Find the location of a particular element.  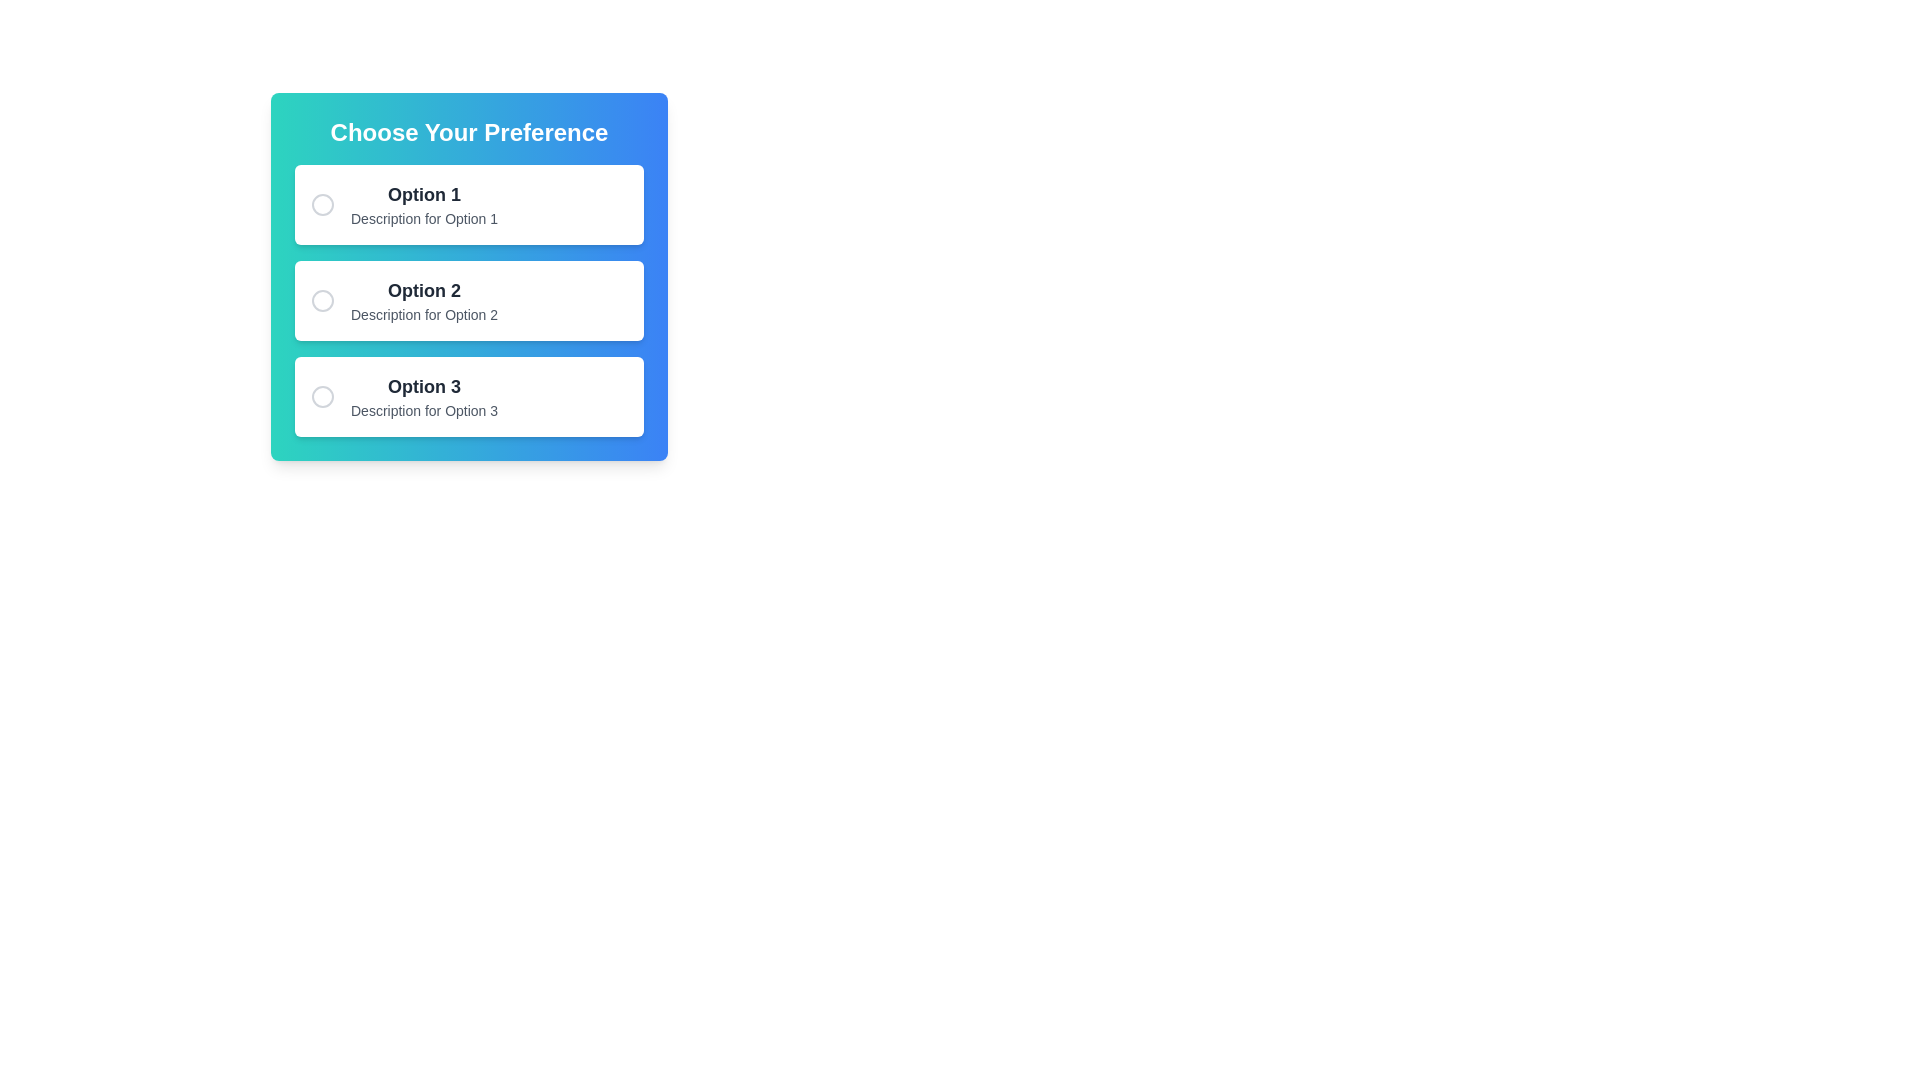

the radio button for Option 1 is located at coordinates (322, 204).